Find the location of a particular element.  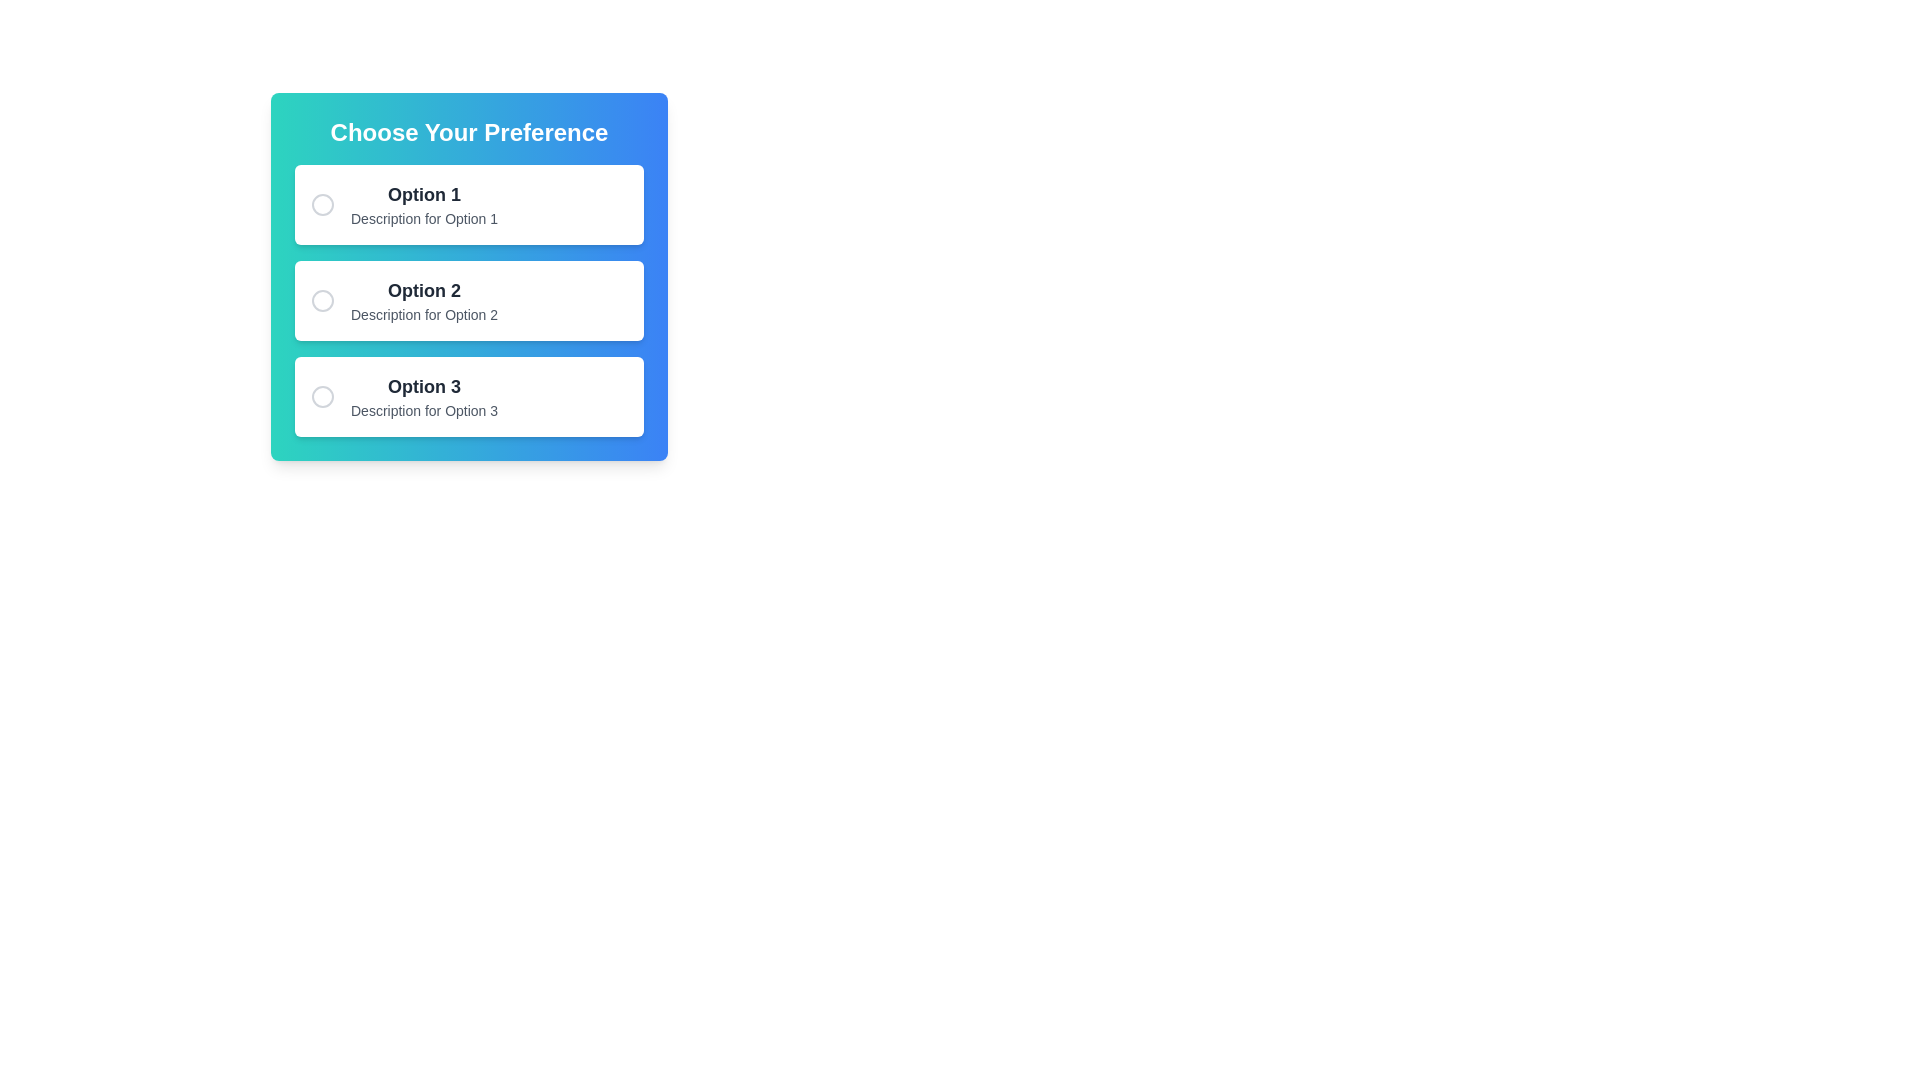

the radio button for Option 1 is located at coordinates (322, 204).